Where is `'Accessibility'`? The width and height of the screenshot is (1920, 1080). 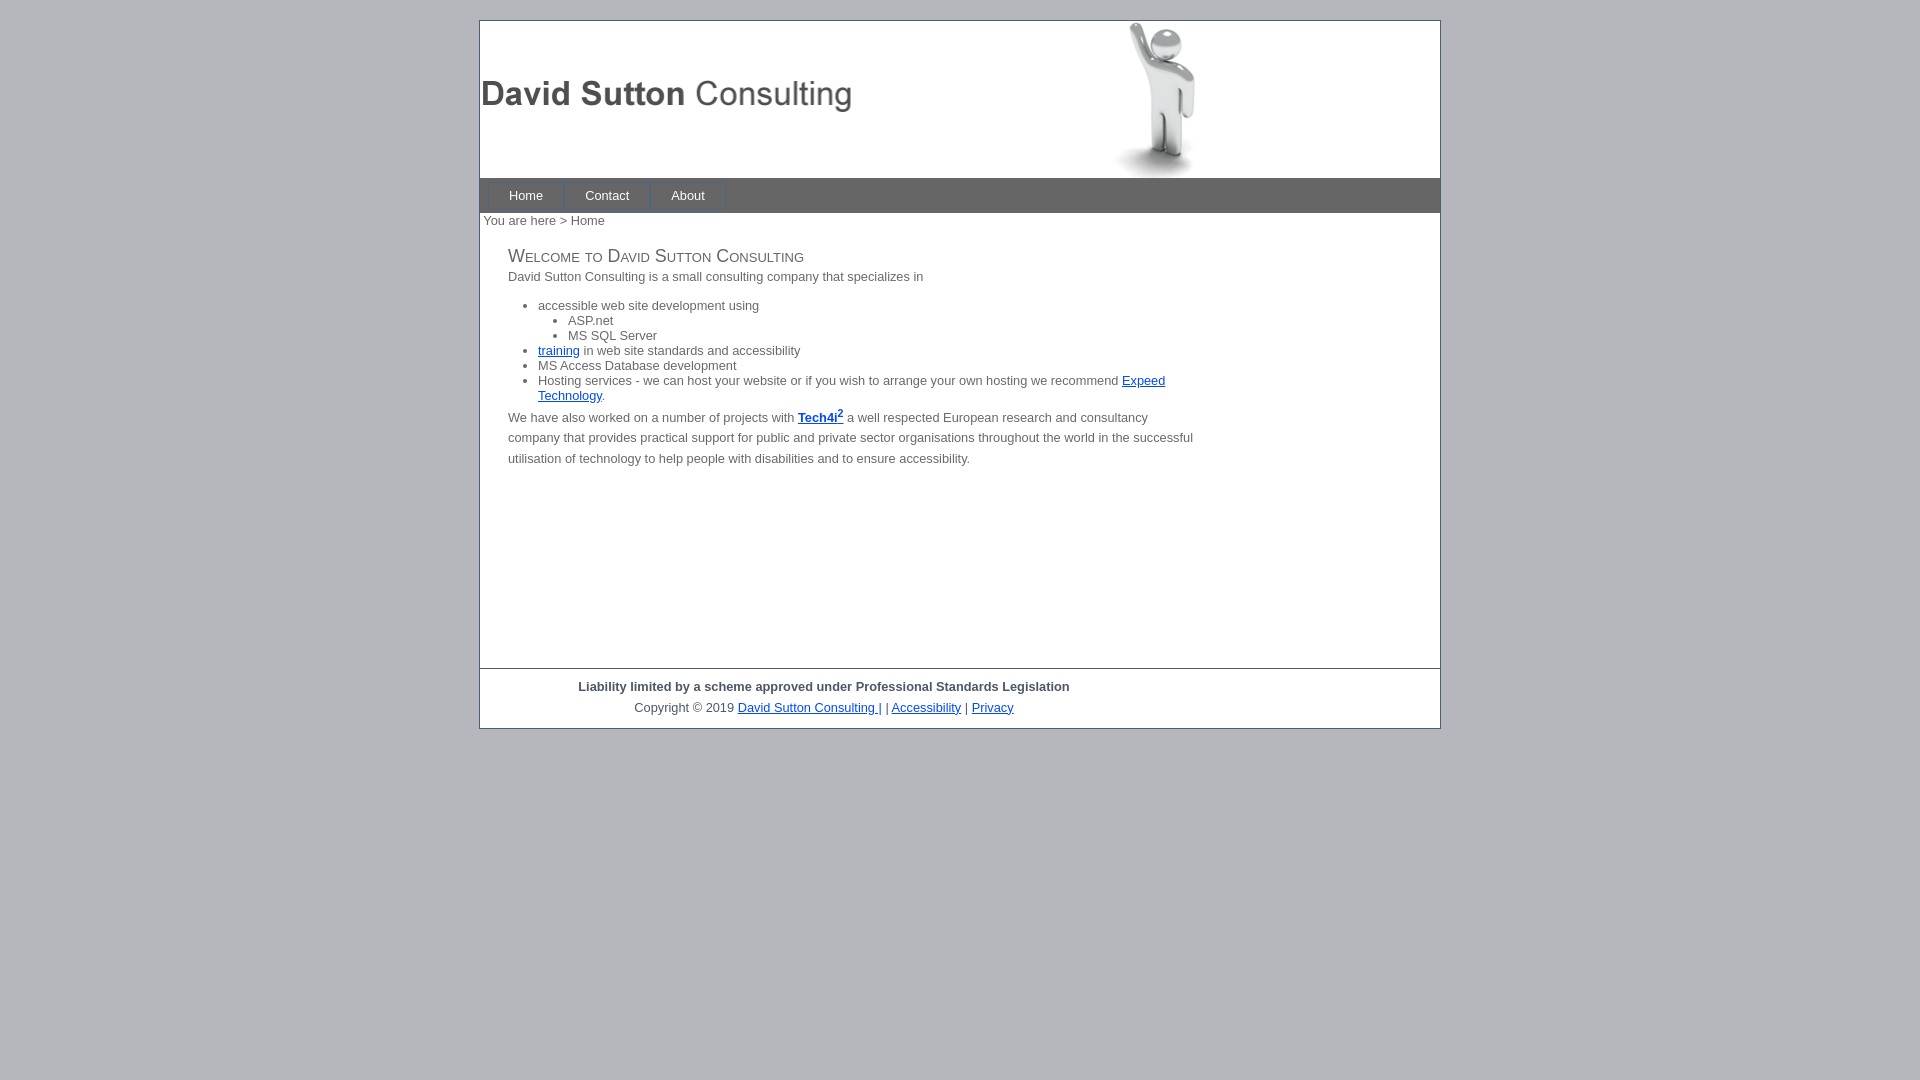 'Accessibility' is located at coordinates (925, 706).